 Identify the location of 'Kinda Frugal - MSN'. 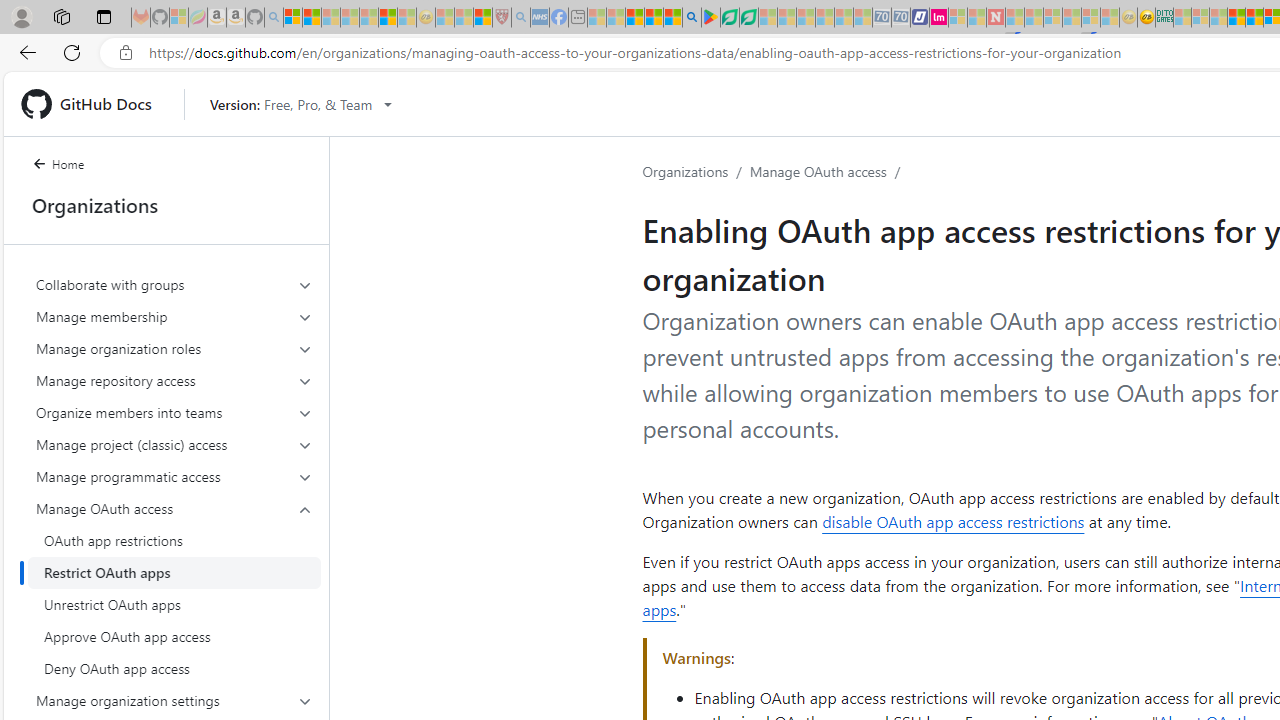
(1253, 17).